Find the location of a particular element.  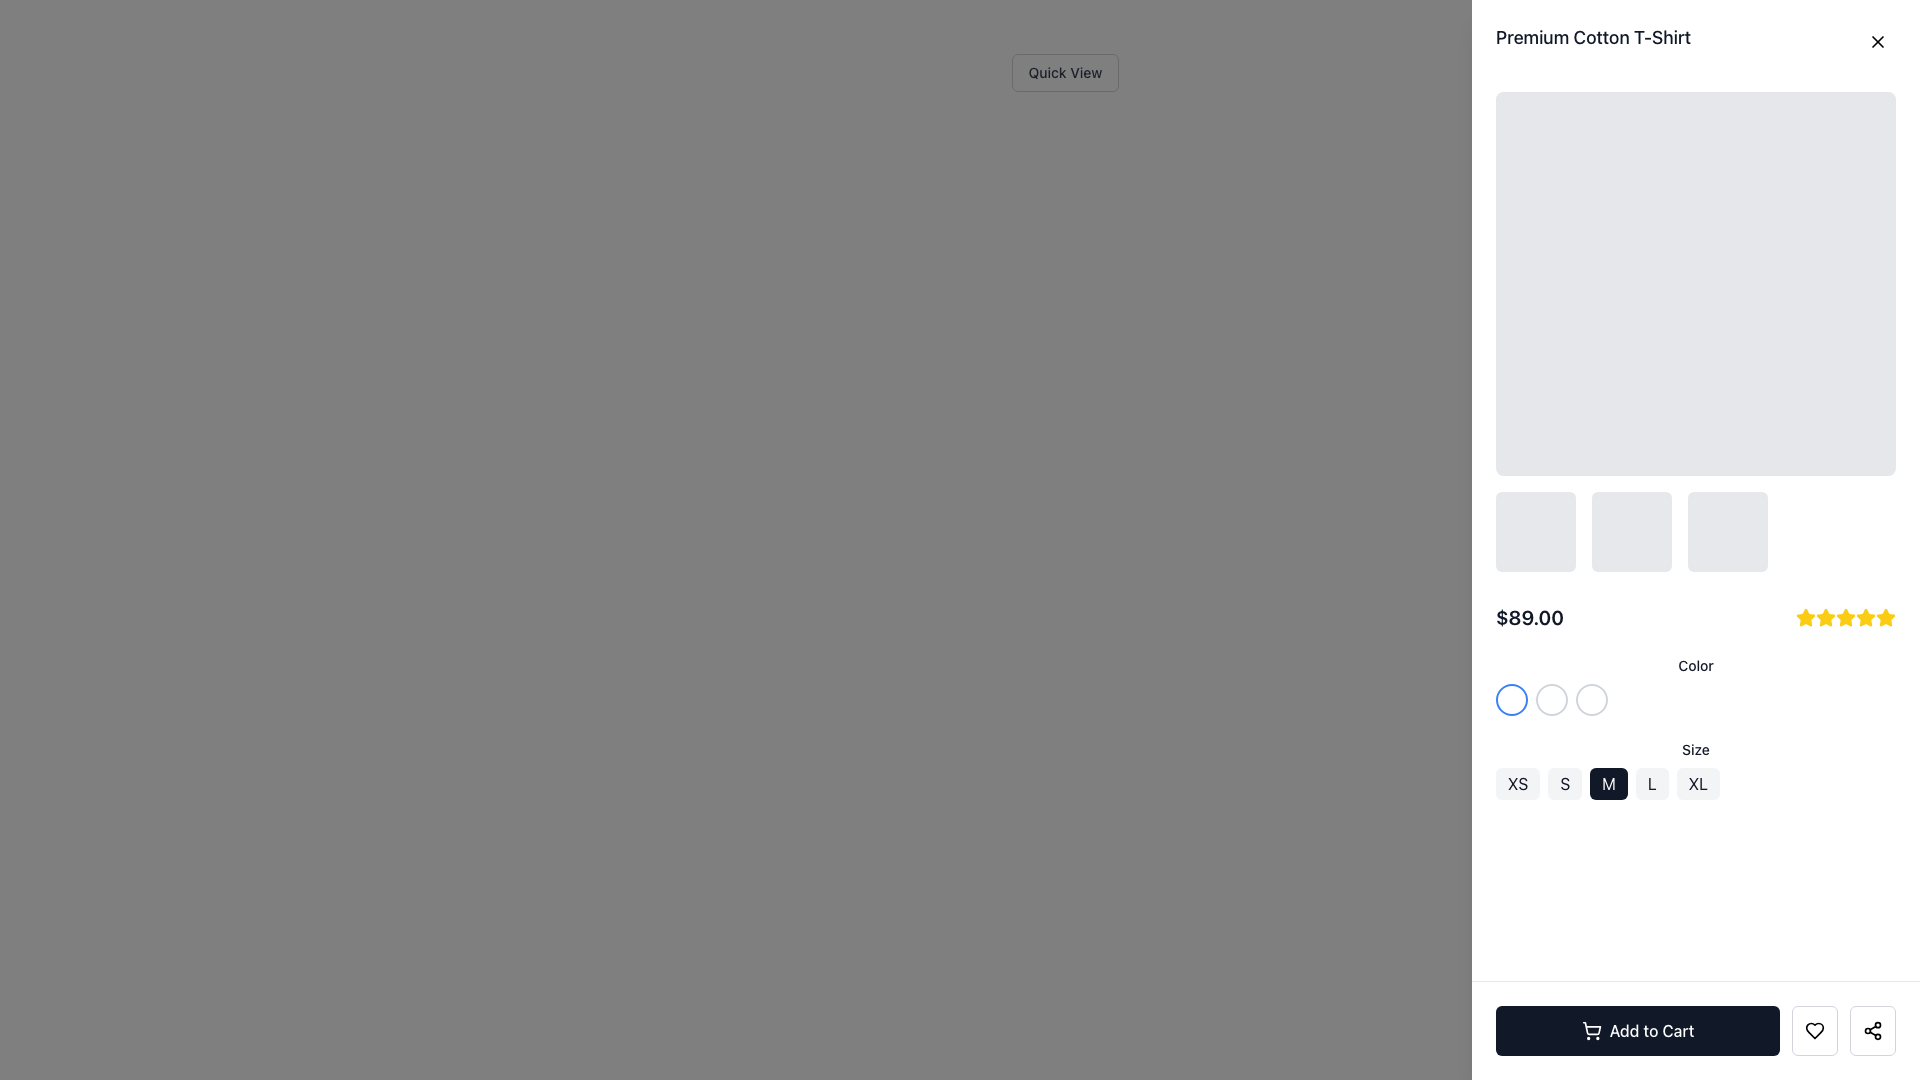

the fourth yellow star icon in the horizontal row of five stars, located slightly above and to the right of the product's price in the product details section is located at coordinates (1845, 616).